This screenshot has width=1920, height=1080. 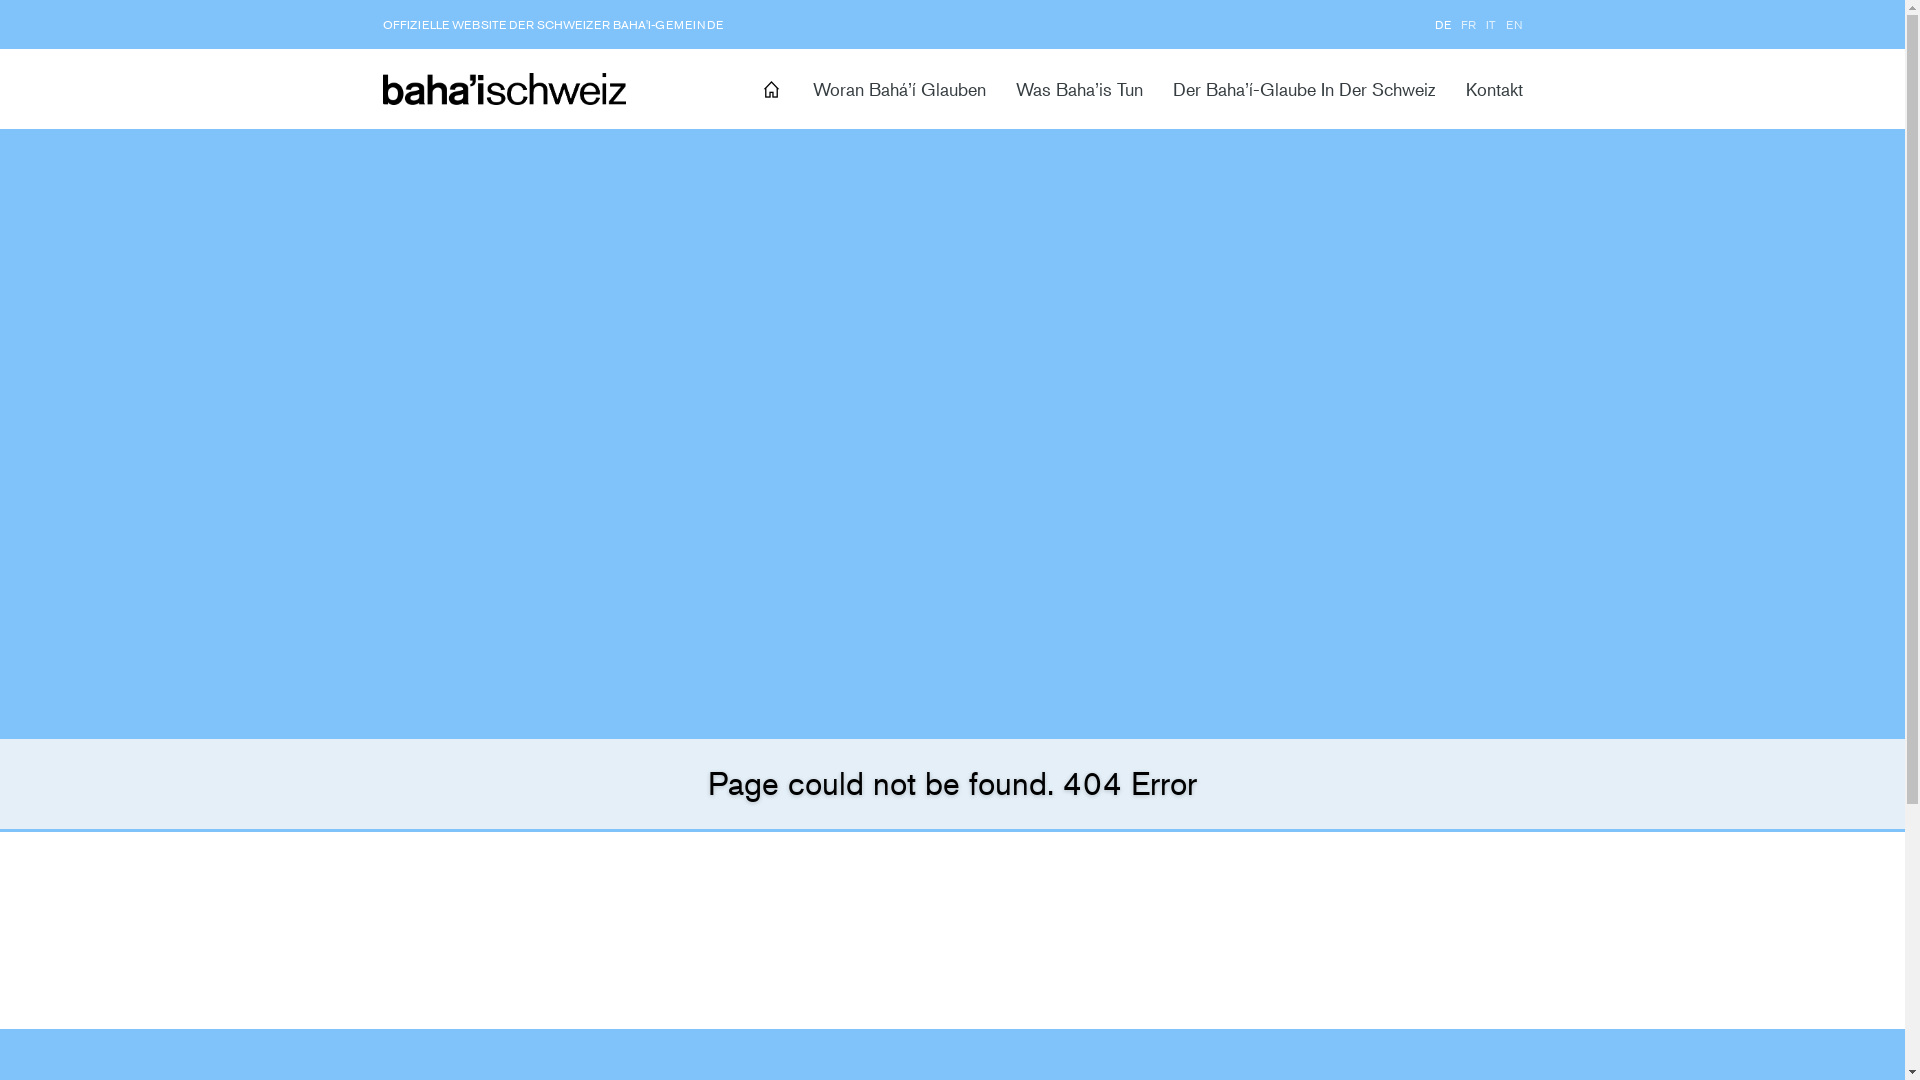 I want to click on 'FR', so click(x=1467, y=24).